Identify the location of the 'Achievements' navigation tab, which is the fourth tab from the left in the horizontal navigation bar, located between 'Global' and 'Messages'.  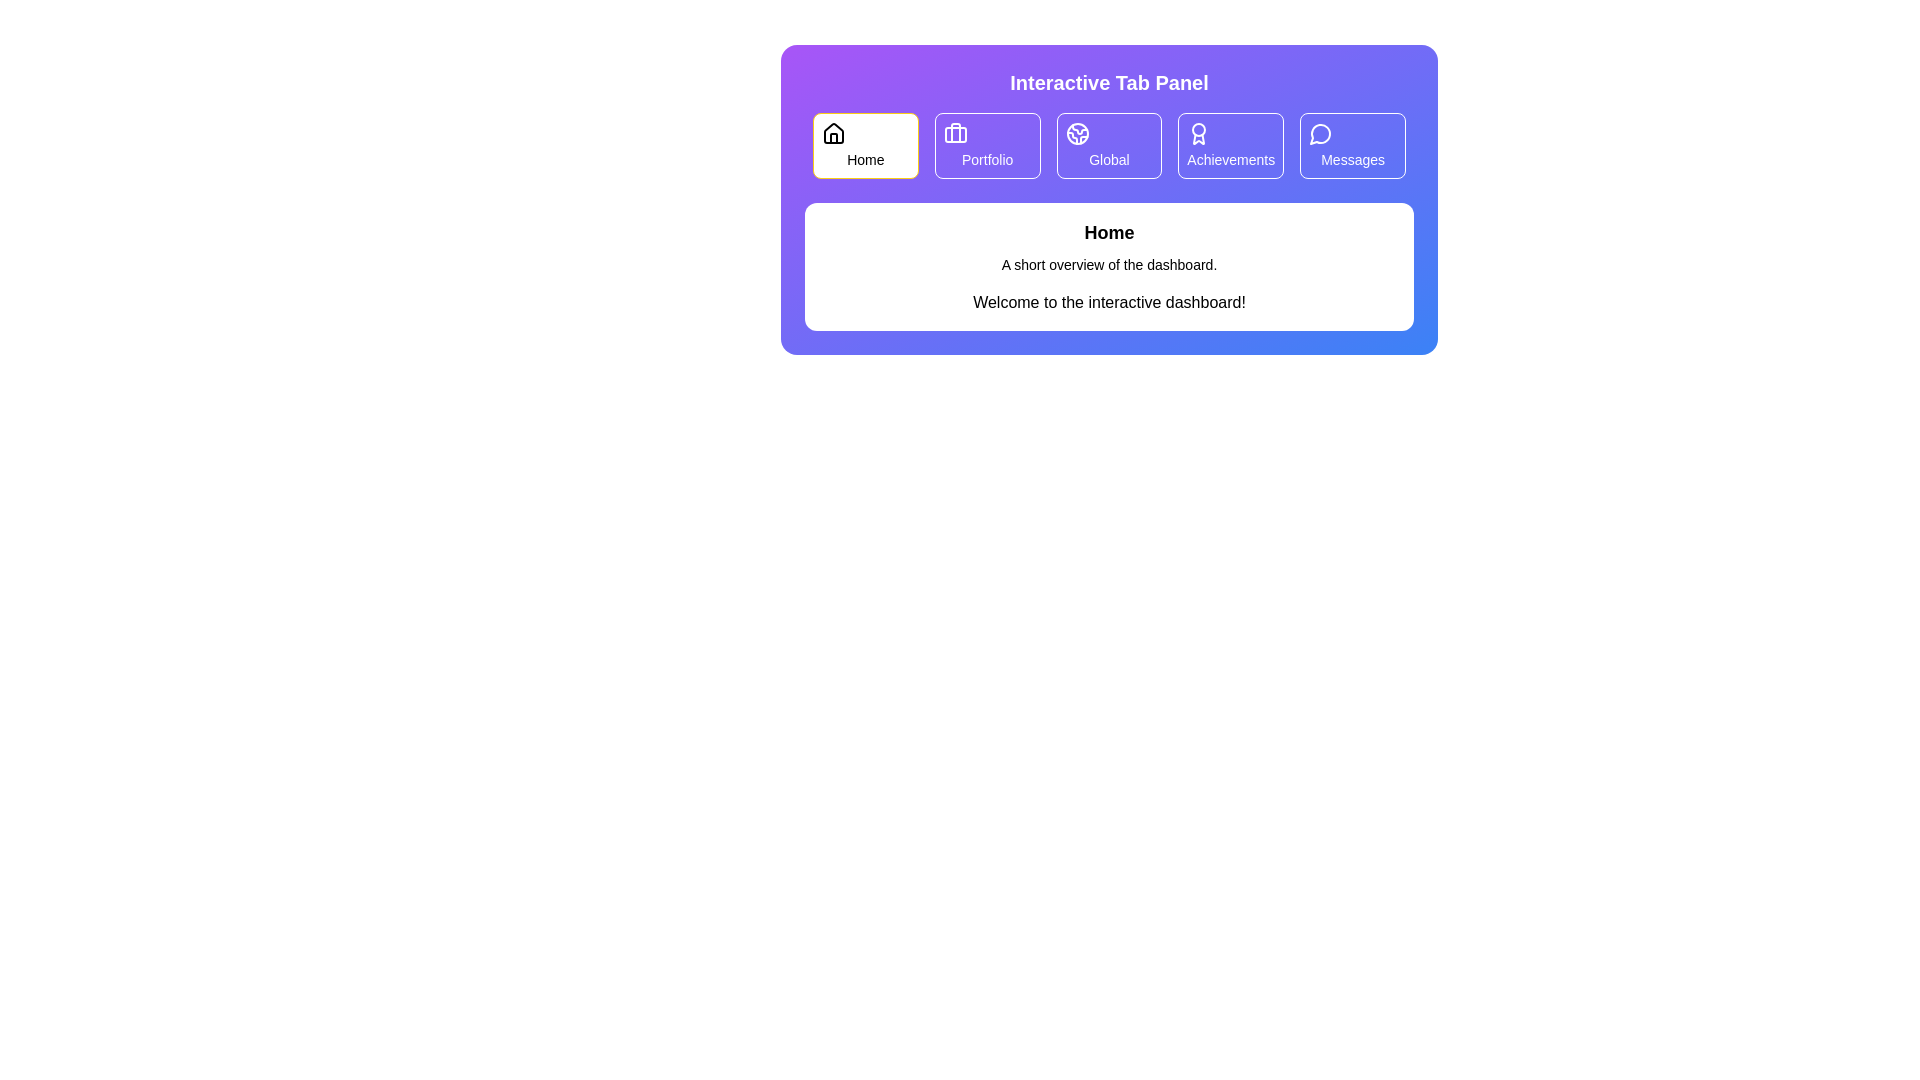
(1230, 145).